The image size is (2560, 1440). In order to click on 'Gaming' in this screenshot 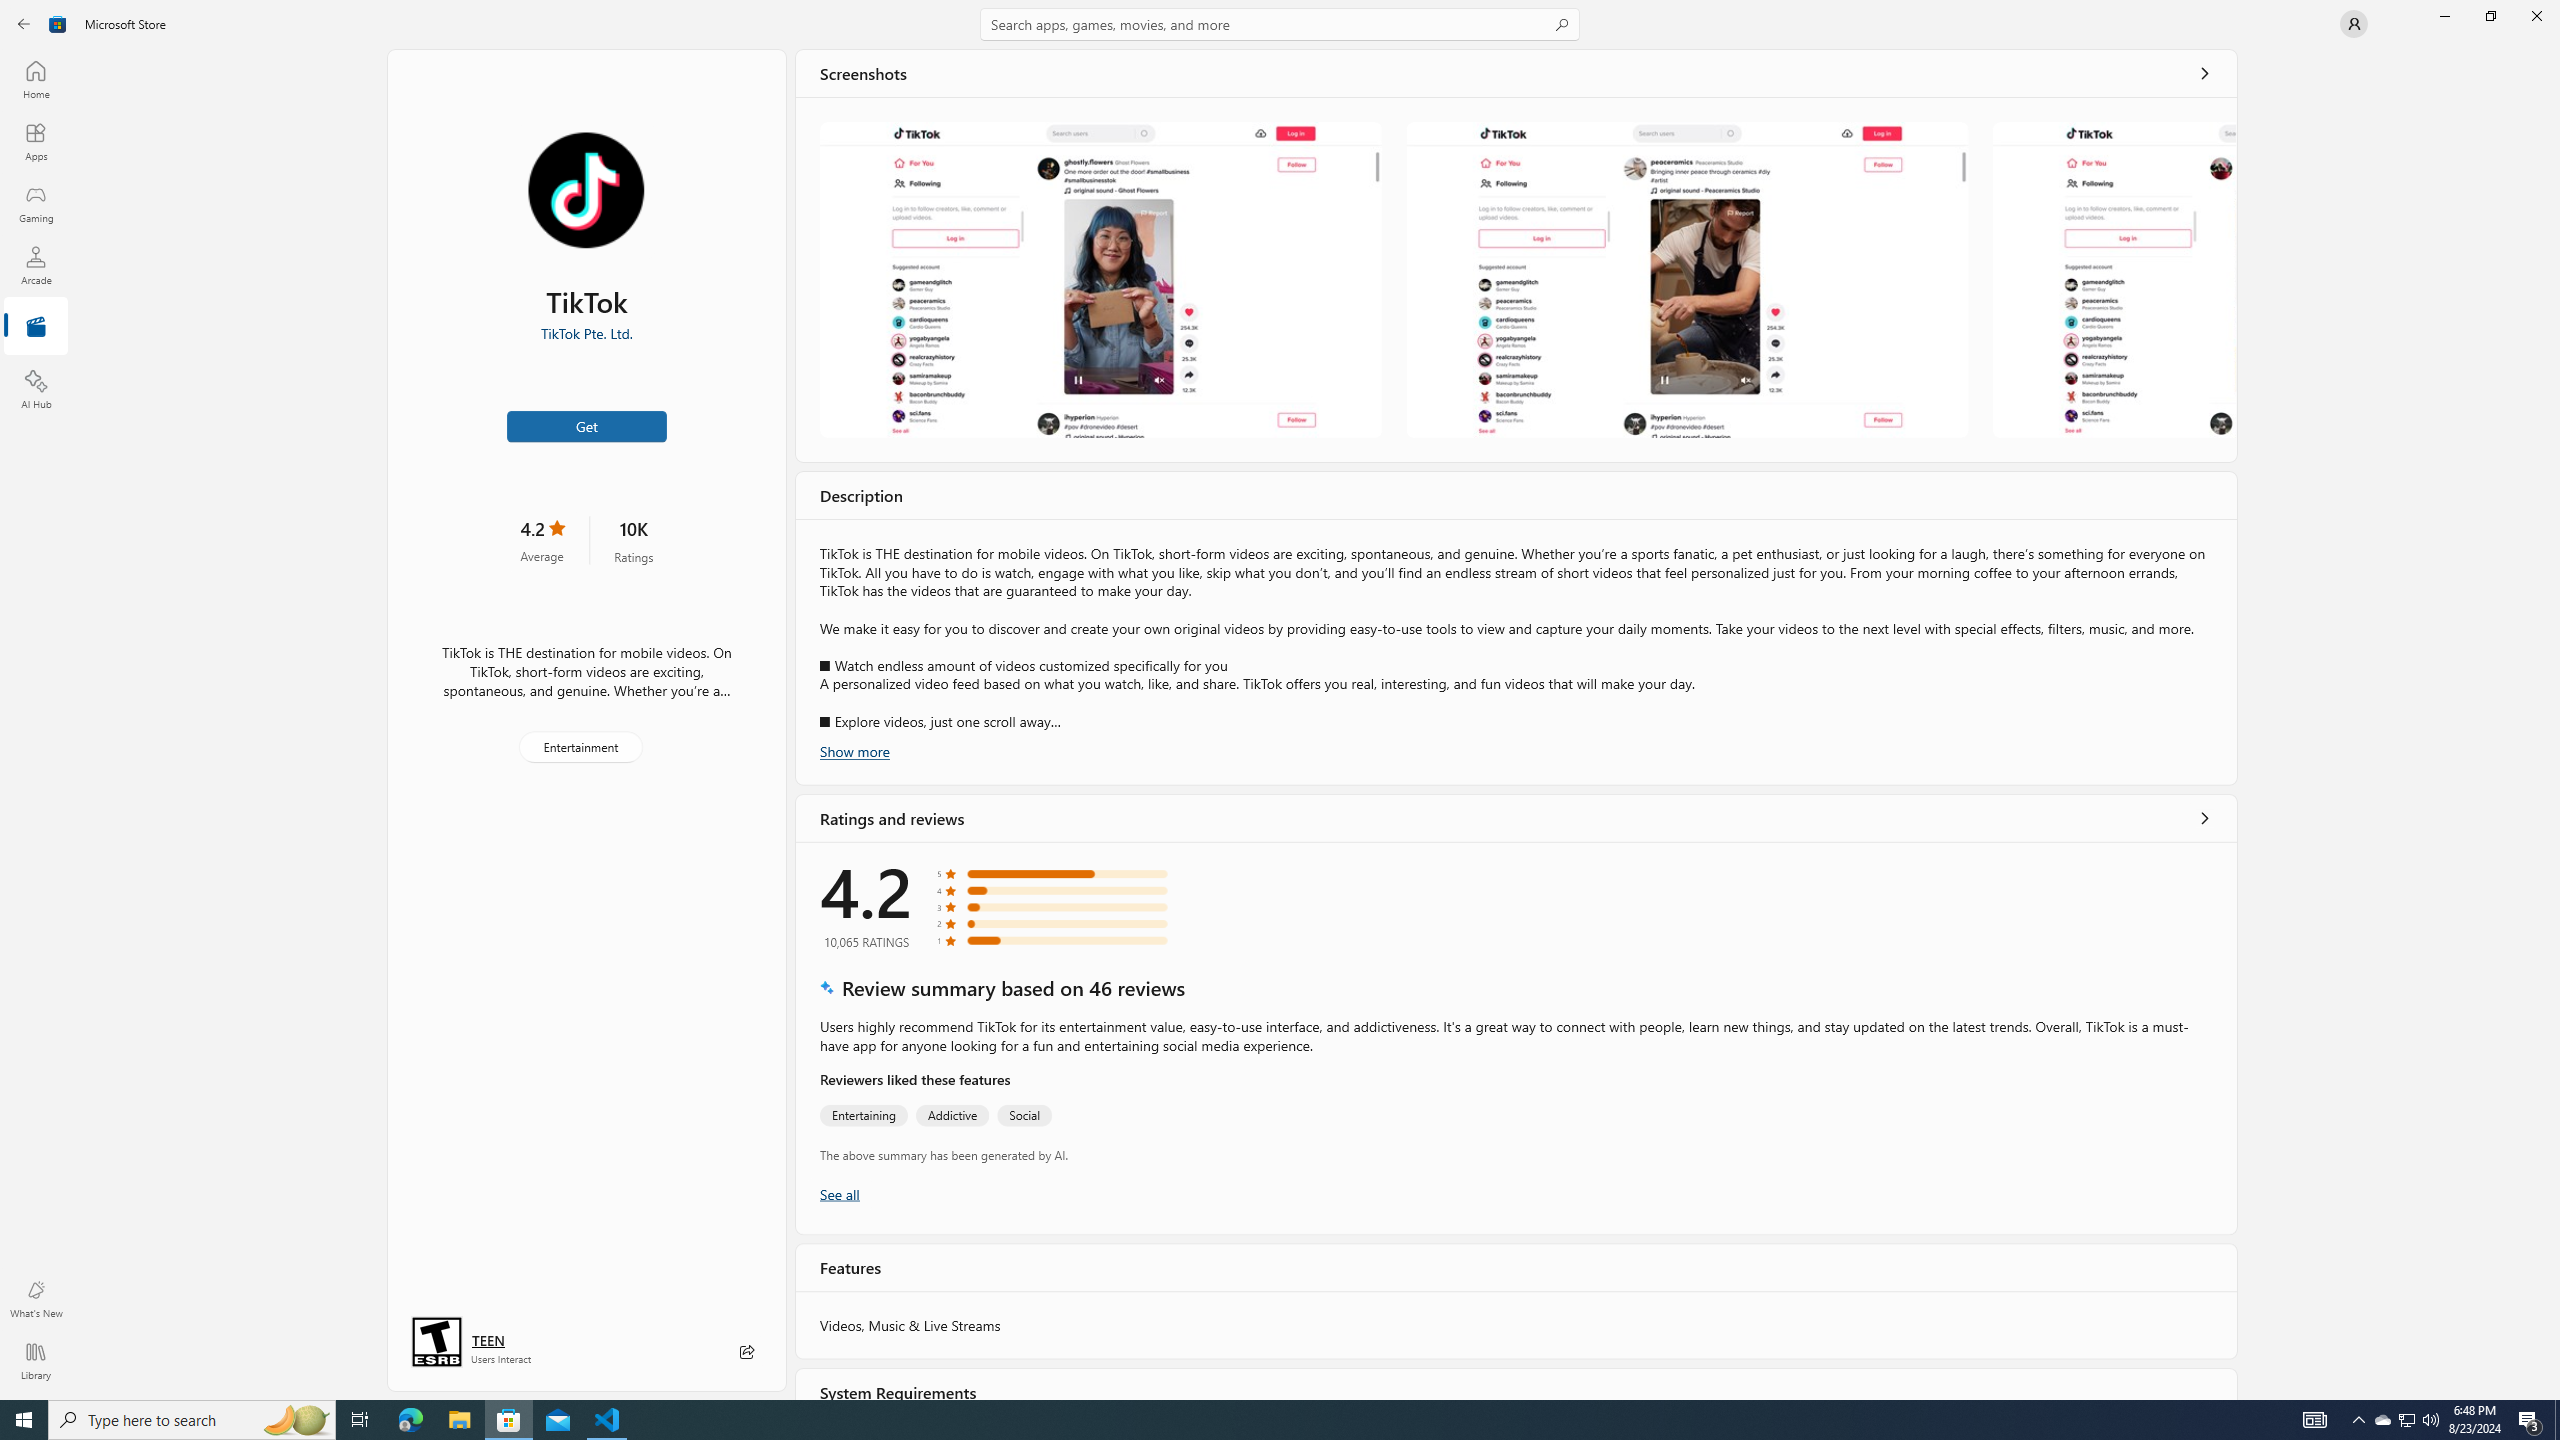, I will do `click(34, 202)`.